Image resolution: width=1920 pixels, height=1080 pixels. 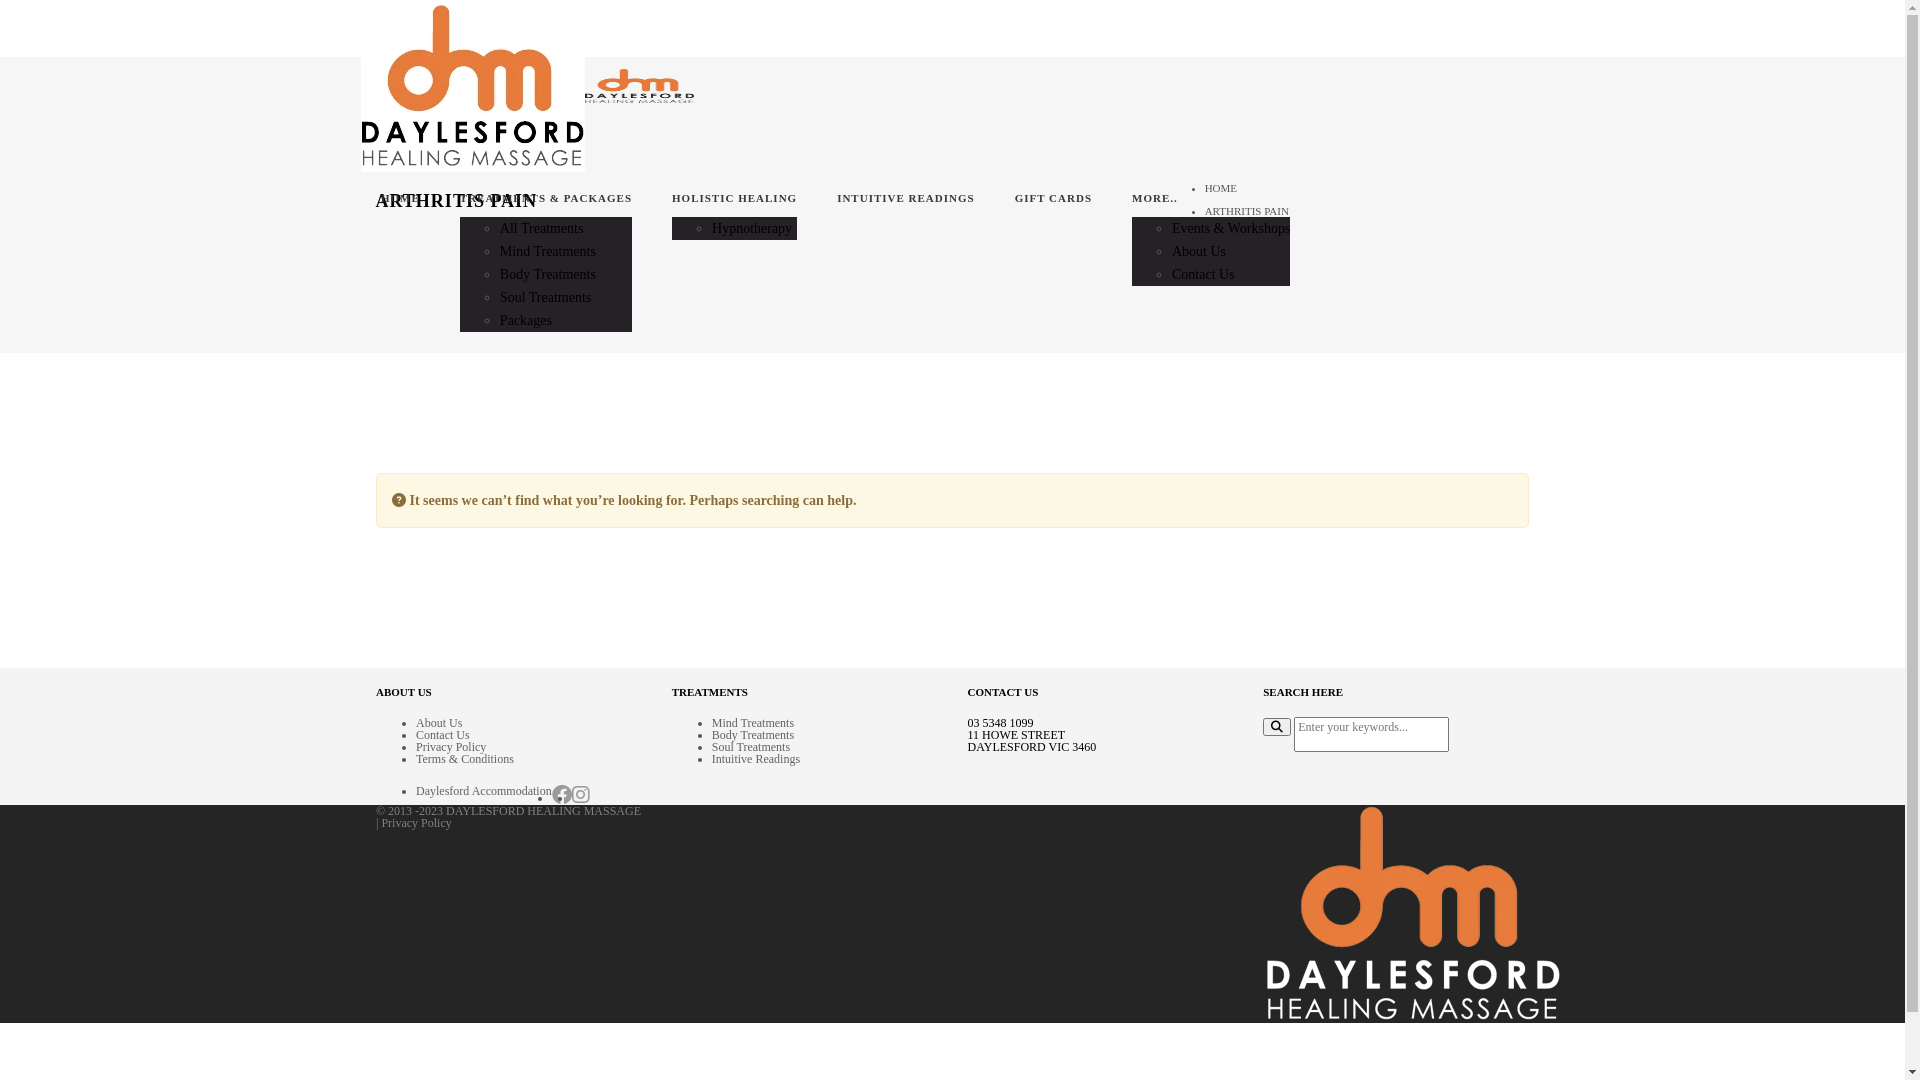 I want to click on 'Mind Treatments', so click(x=752, y=722).